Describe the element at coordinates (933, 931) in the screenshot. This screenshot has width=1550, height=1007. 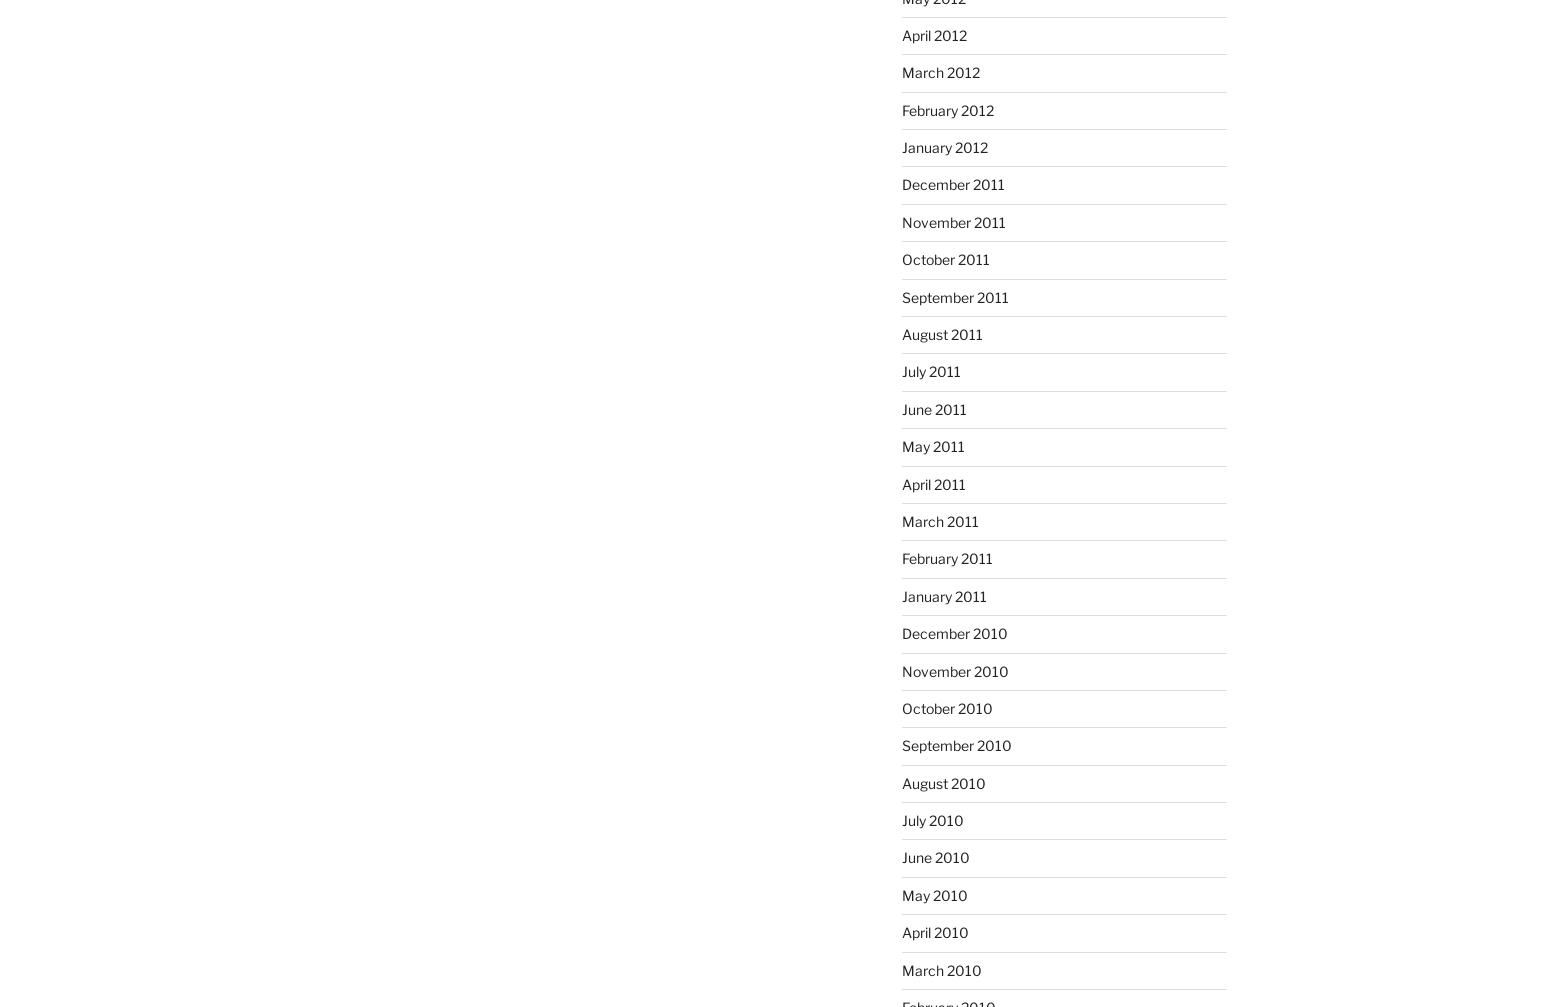
I see `'April 2010'` at that location.